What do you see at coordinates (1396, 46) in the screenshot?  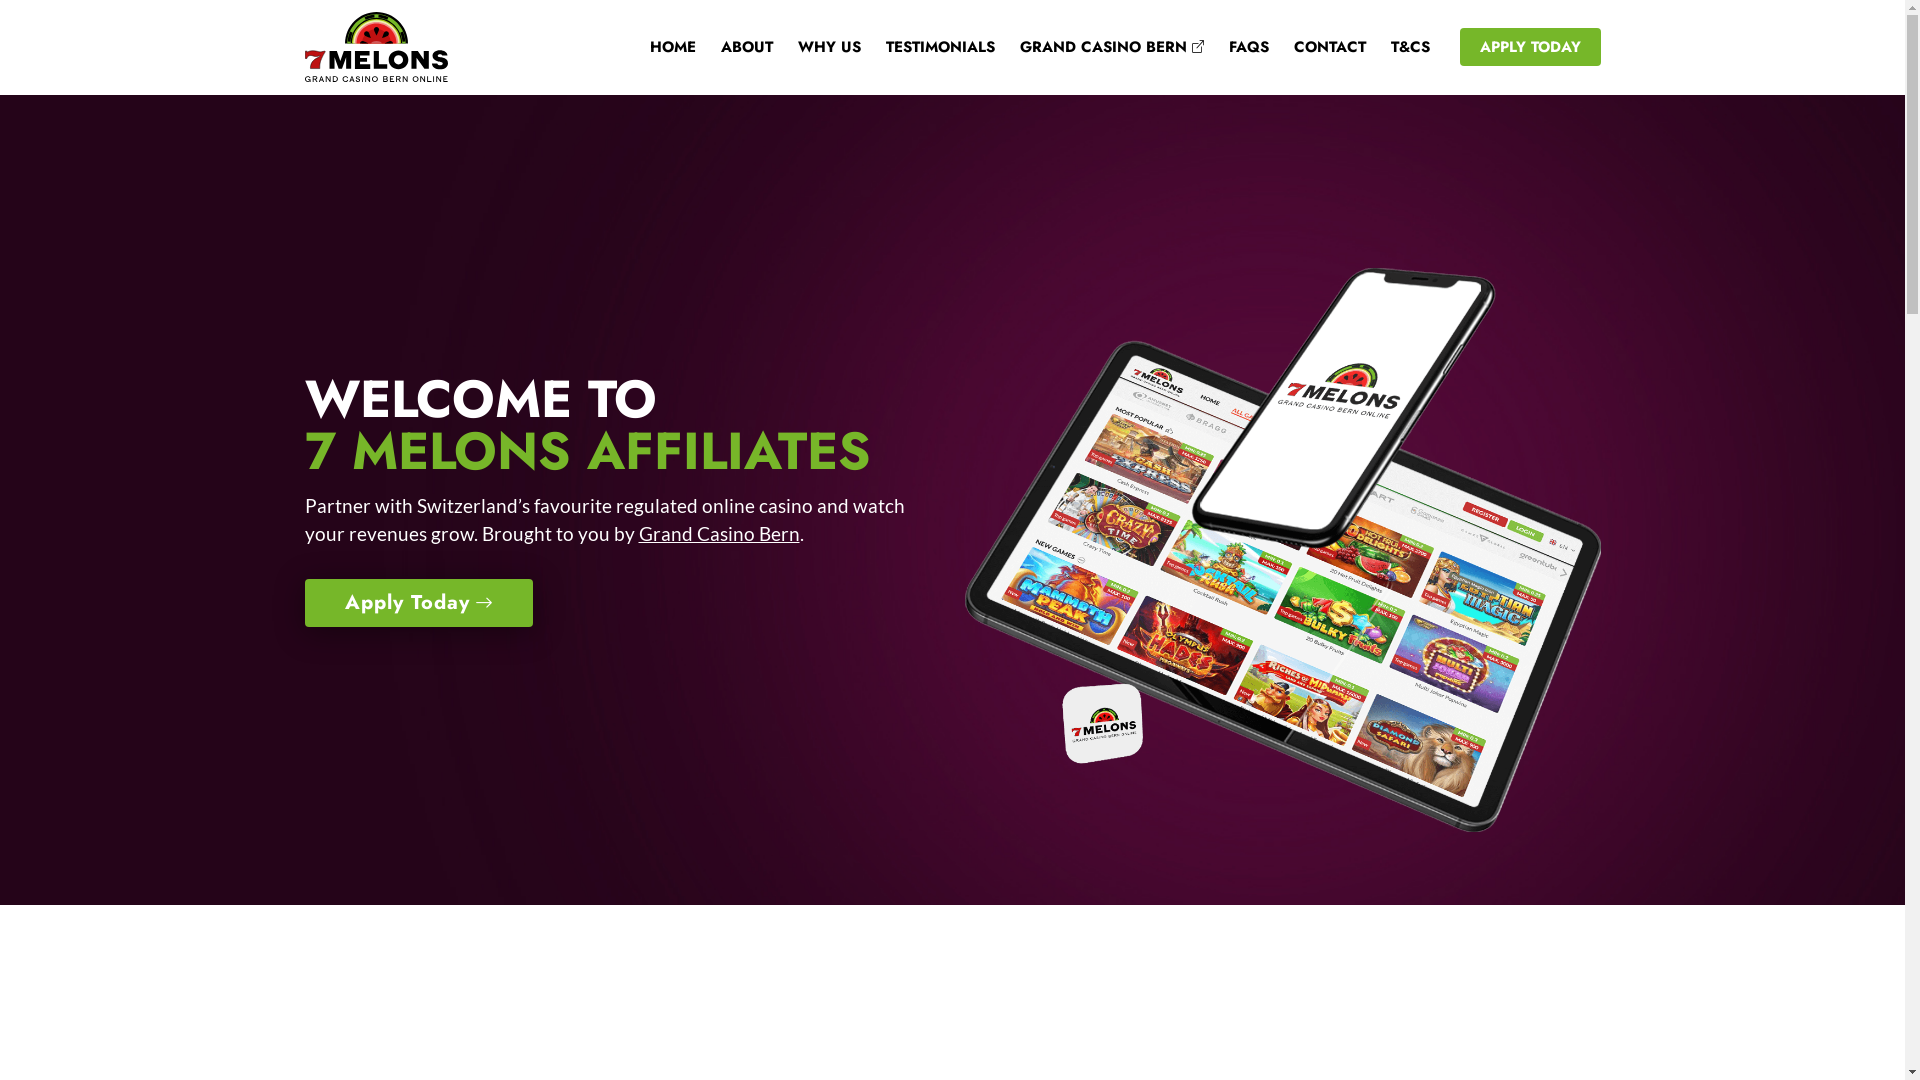 I see `'T&CS'` at bounding box center [1396, 46].